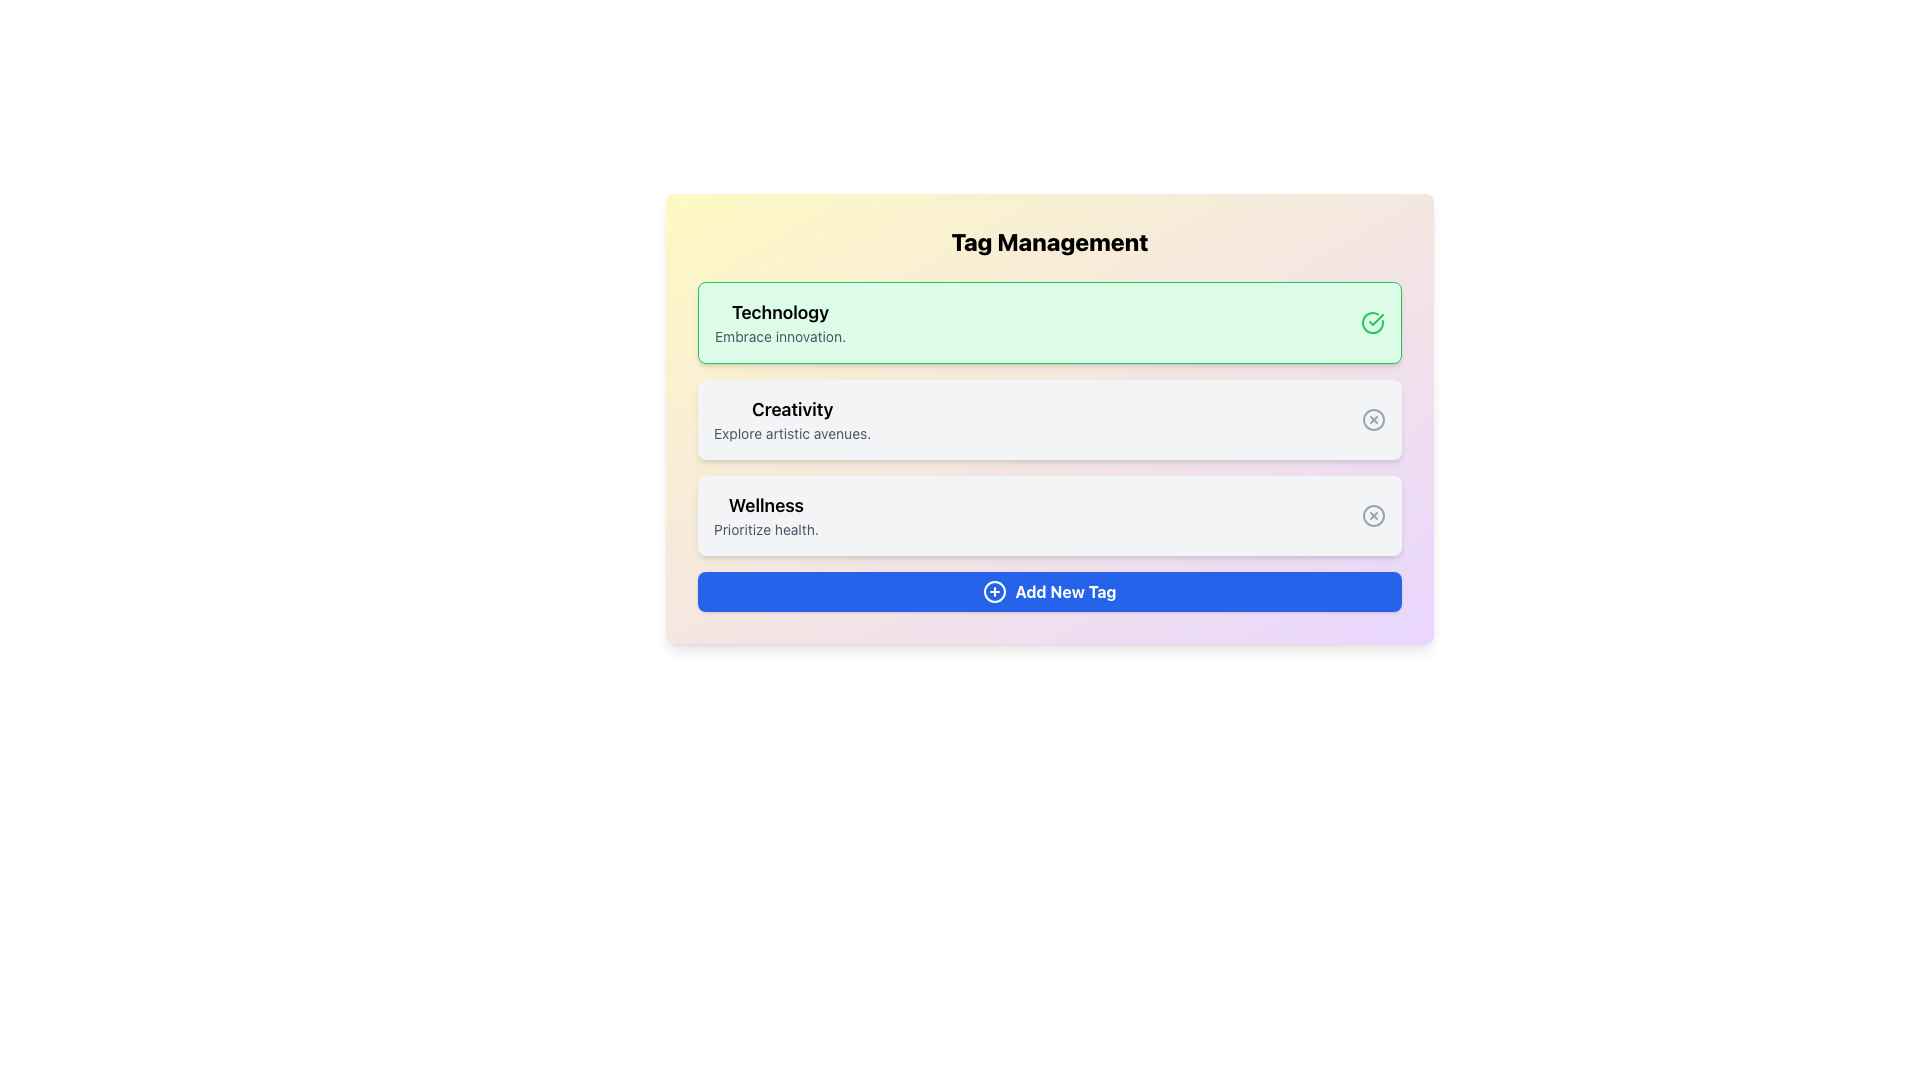  What do you see at coordinates (1049, 418) in the screenshot?
I see `the 'Creativity' selectable card or category item, which is the second among three` at bounding box center [1049, 418].